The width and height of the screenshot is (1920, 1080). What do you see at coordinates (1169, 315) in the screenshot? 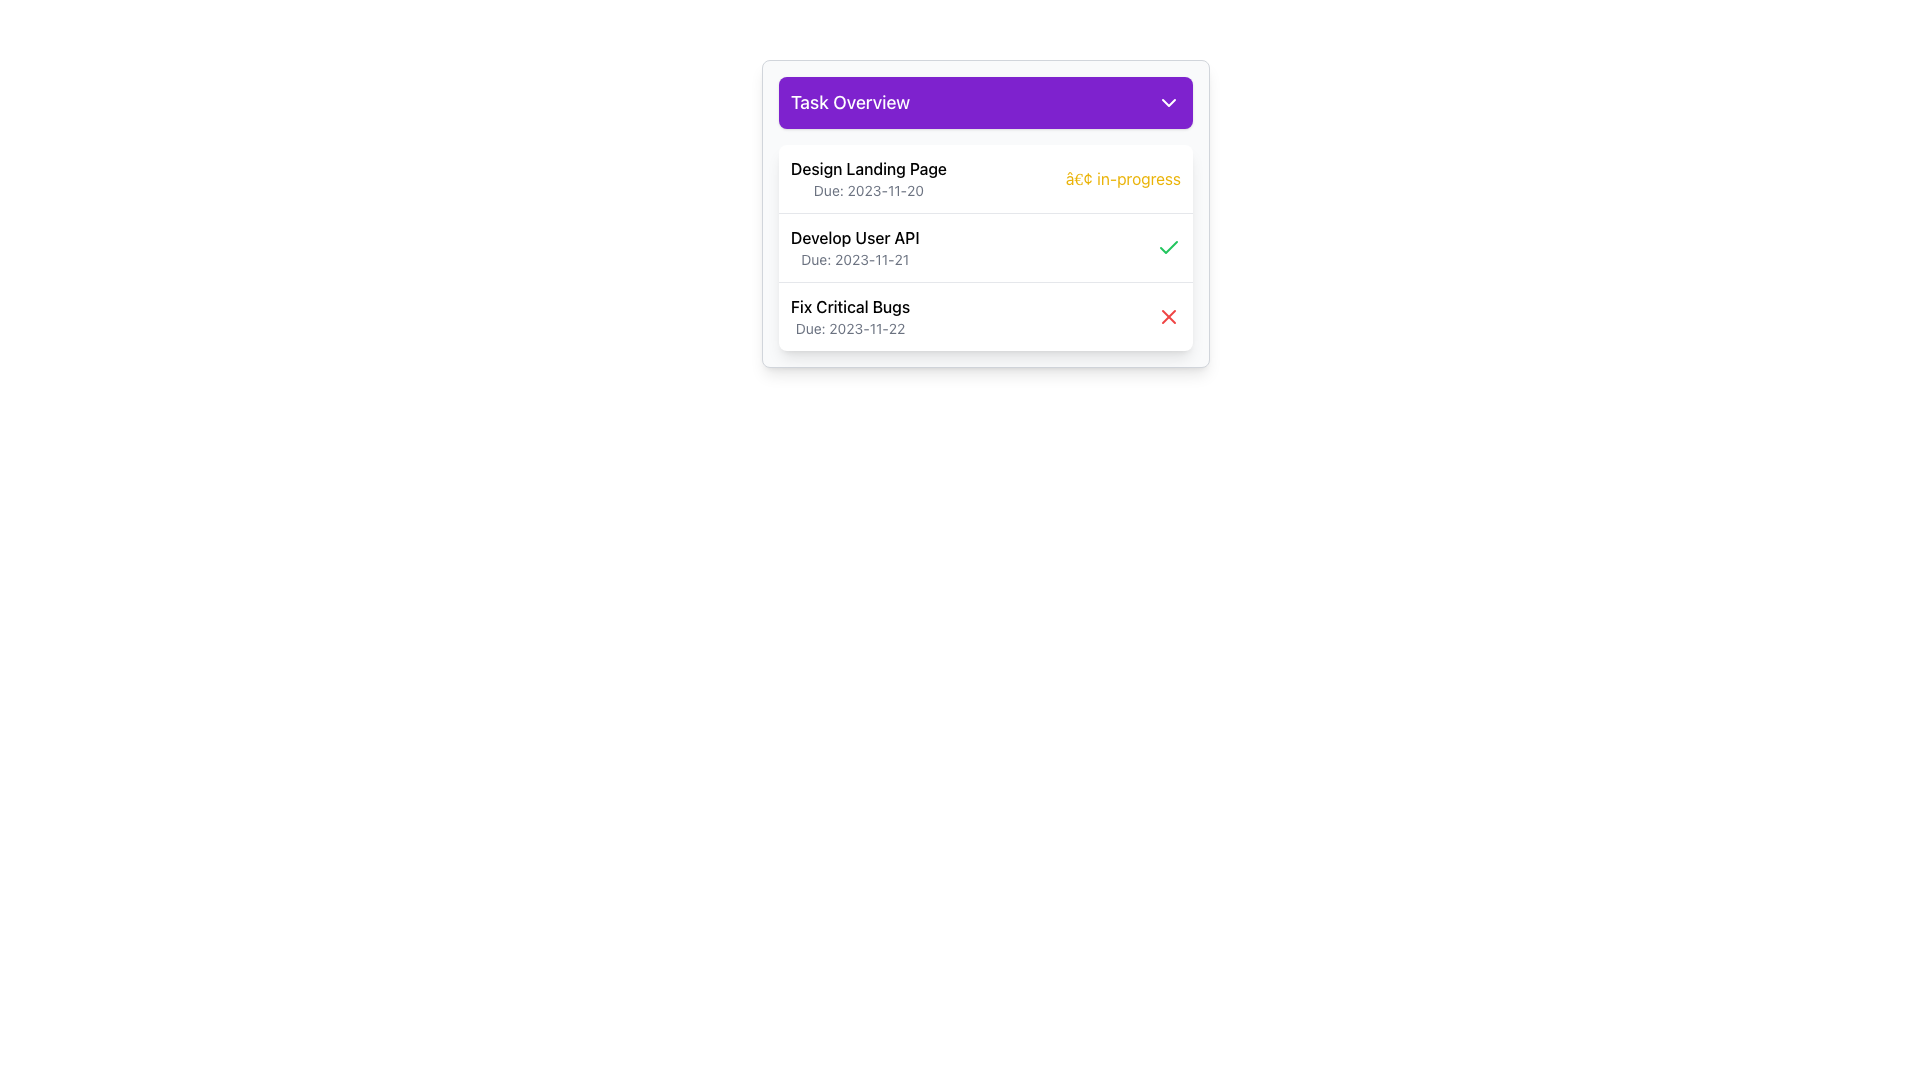
I see `the red cross (X) button located on the right side of the task list` at bounding box center [1169, 315].